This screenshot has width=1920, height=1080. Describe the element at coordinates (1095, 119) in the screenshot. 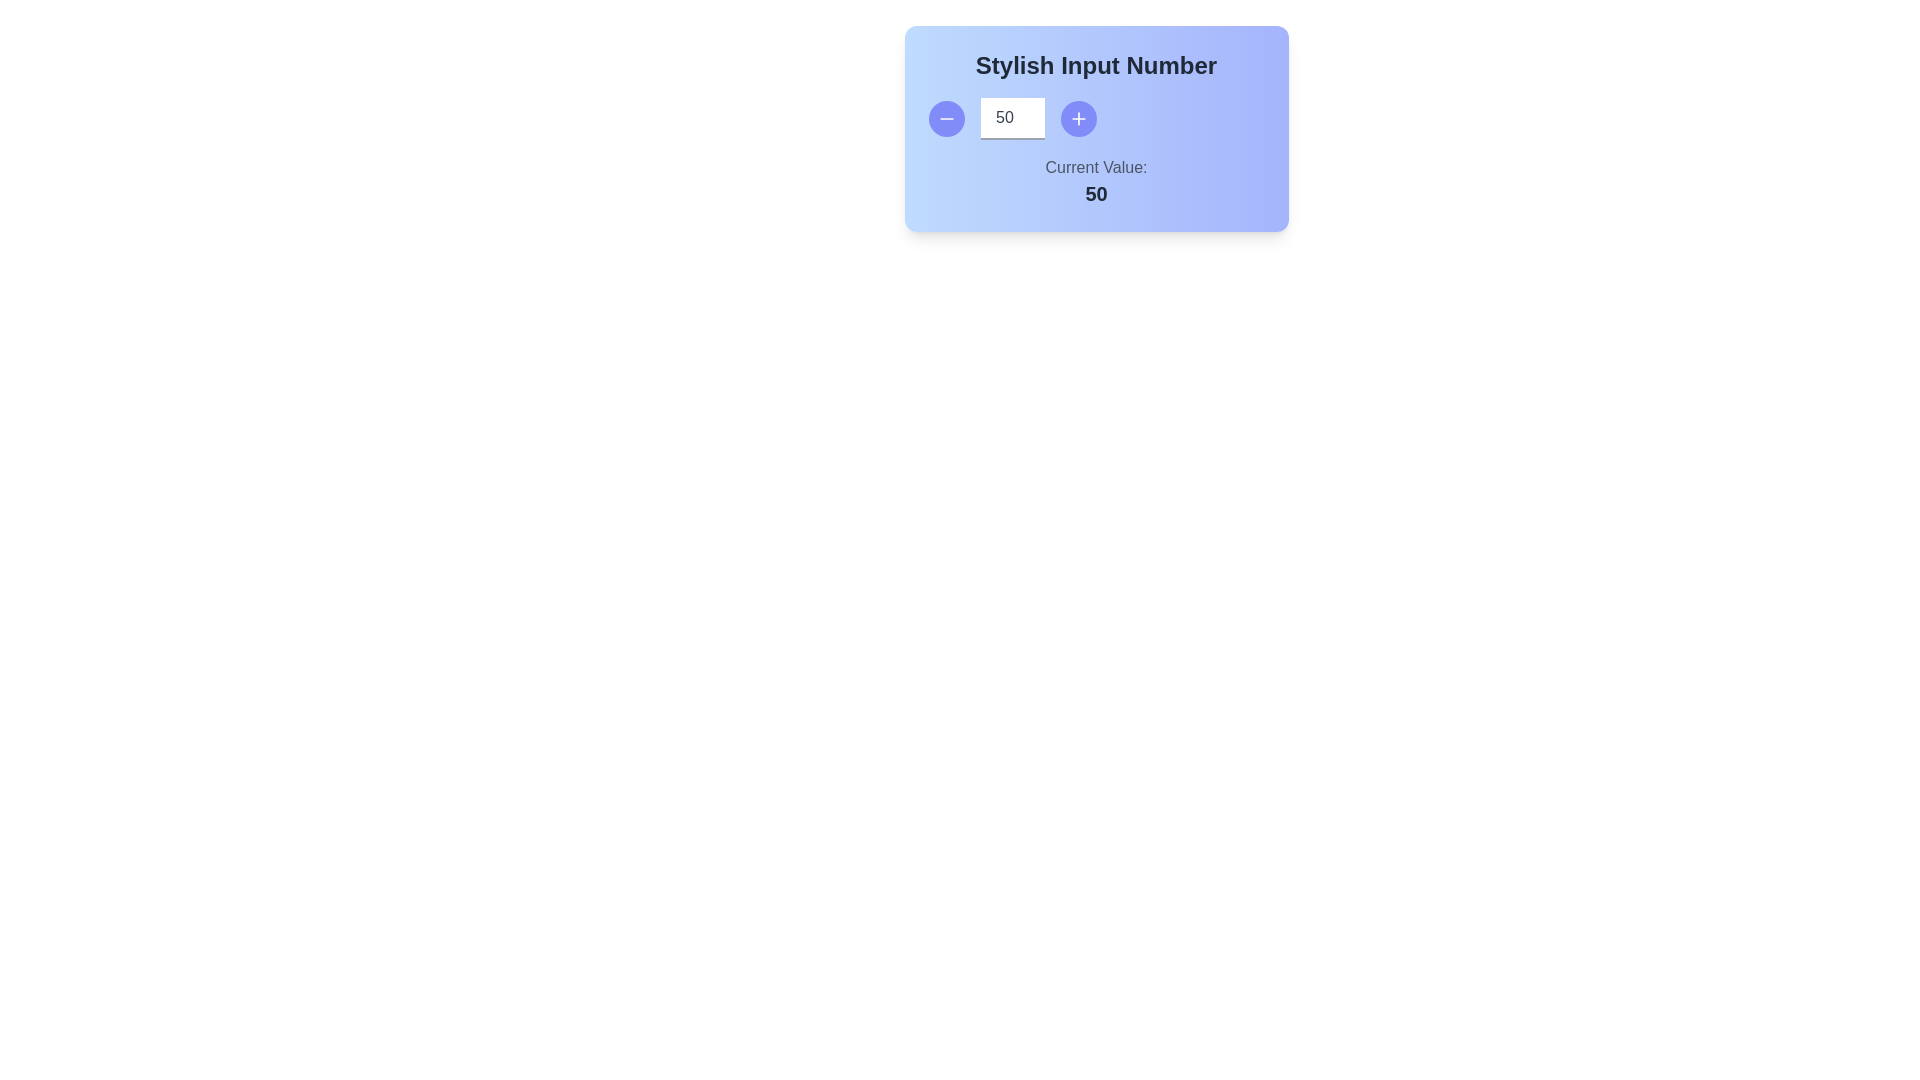

I see `the light blue button with a white '+' symbol, which is the third button in the row of controls next to the '-' button and an input box showing '50', to increment the value` at that location.